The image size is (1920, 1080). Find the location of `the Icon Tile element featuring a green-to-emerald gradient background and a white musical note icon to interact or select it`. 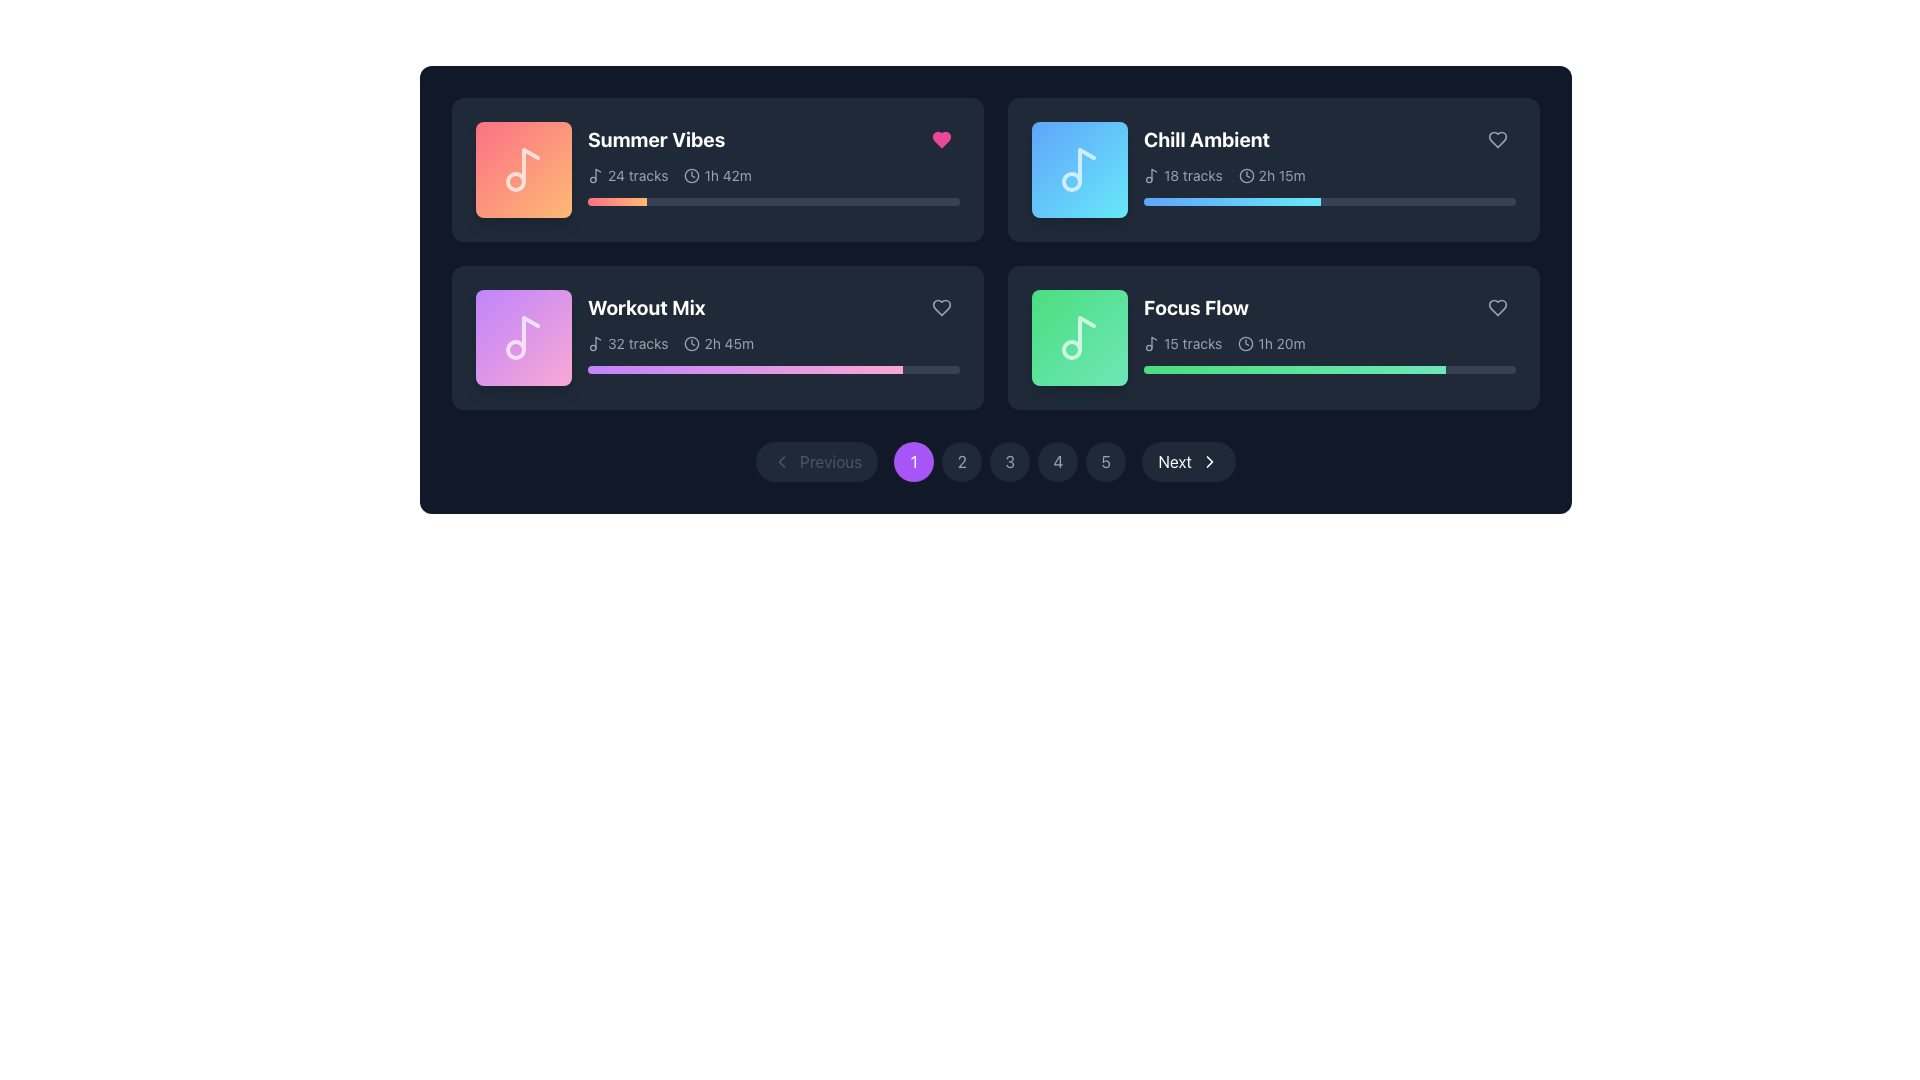

the Icon Tile element featuring a green-to-emerald gradient background and a white musical note icon to interact or select it is located at coordinates (1079, 337).